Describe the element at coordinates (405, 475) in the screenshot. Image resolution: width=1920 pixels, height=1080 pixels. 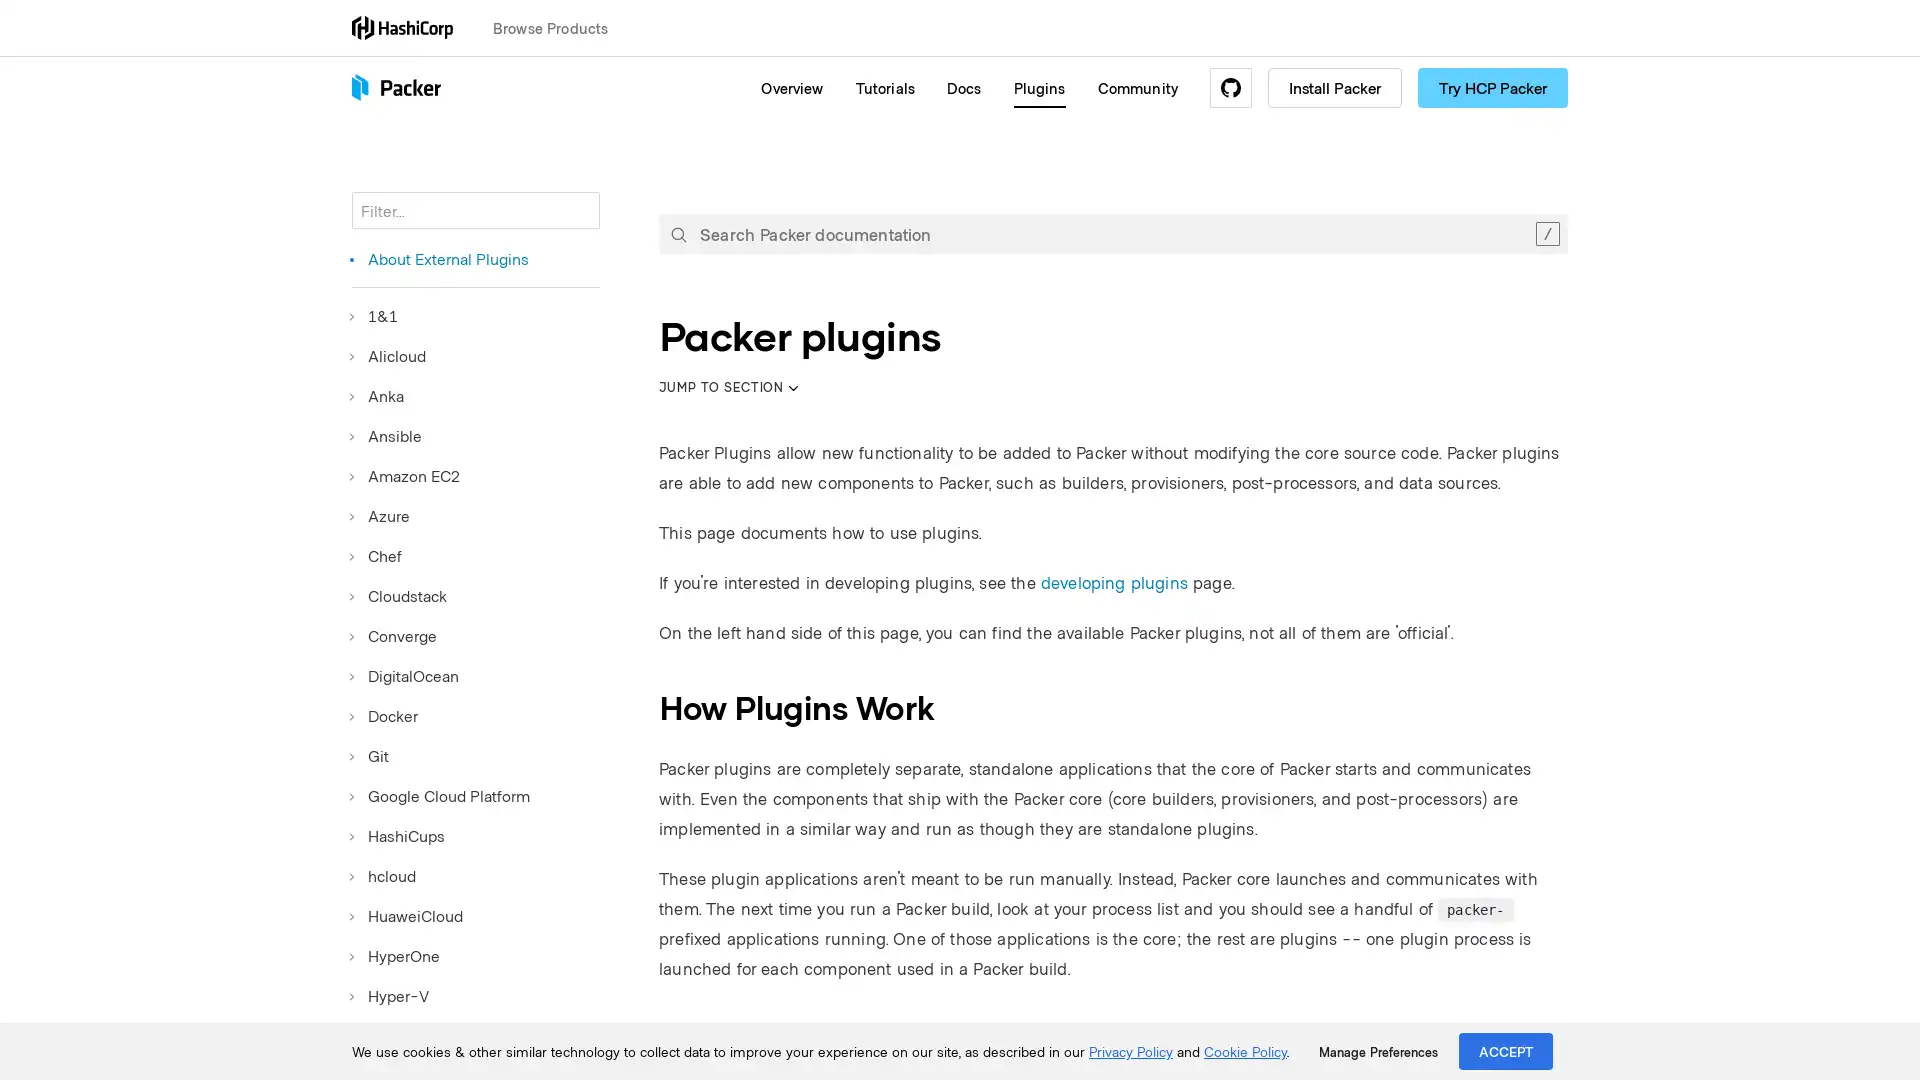
I see `Amazon EC2` at that location.